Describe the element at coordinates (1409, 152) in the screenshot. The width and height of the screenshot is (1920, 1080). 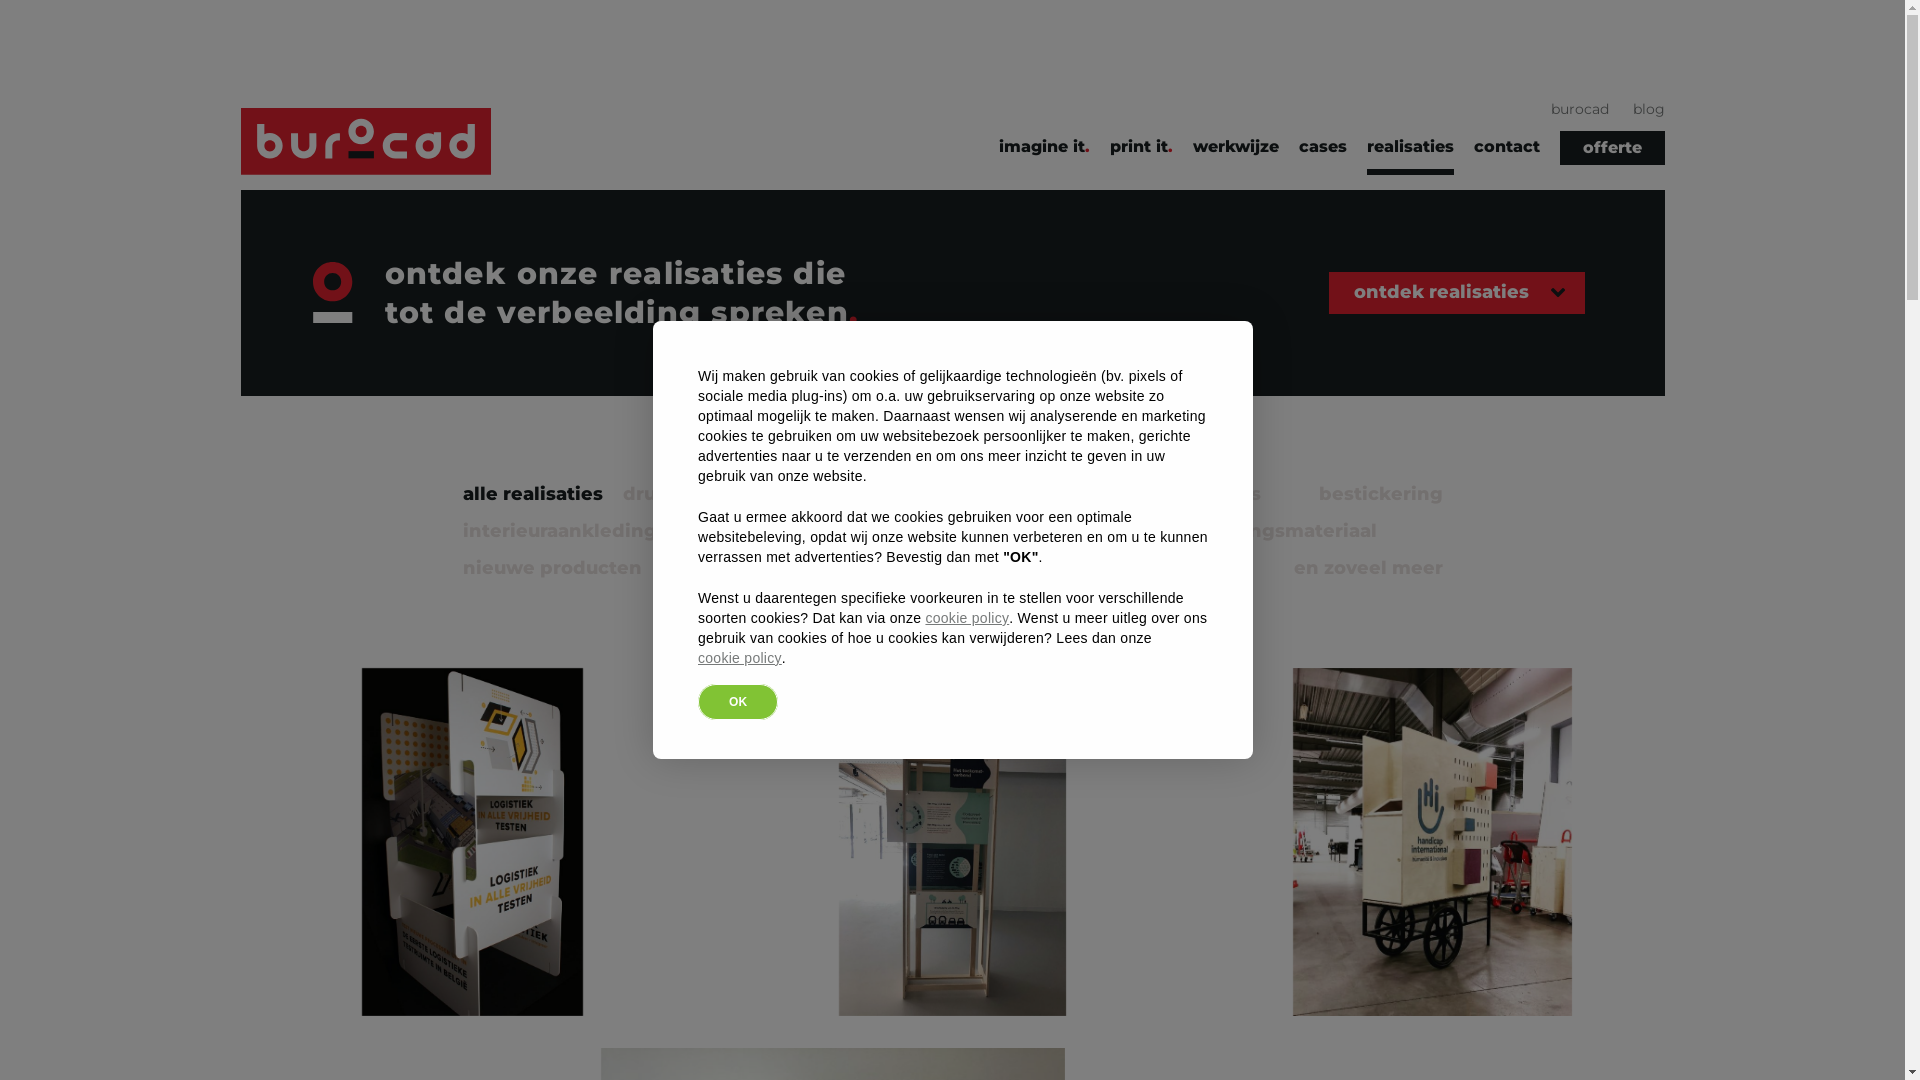
I see `'realisaties'` at that location.